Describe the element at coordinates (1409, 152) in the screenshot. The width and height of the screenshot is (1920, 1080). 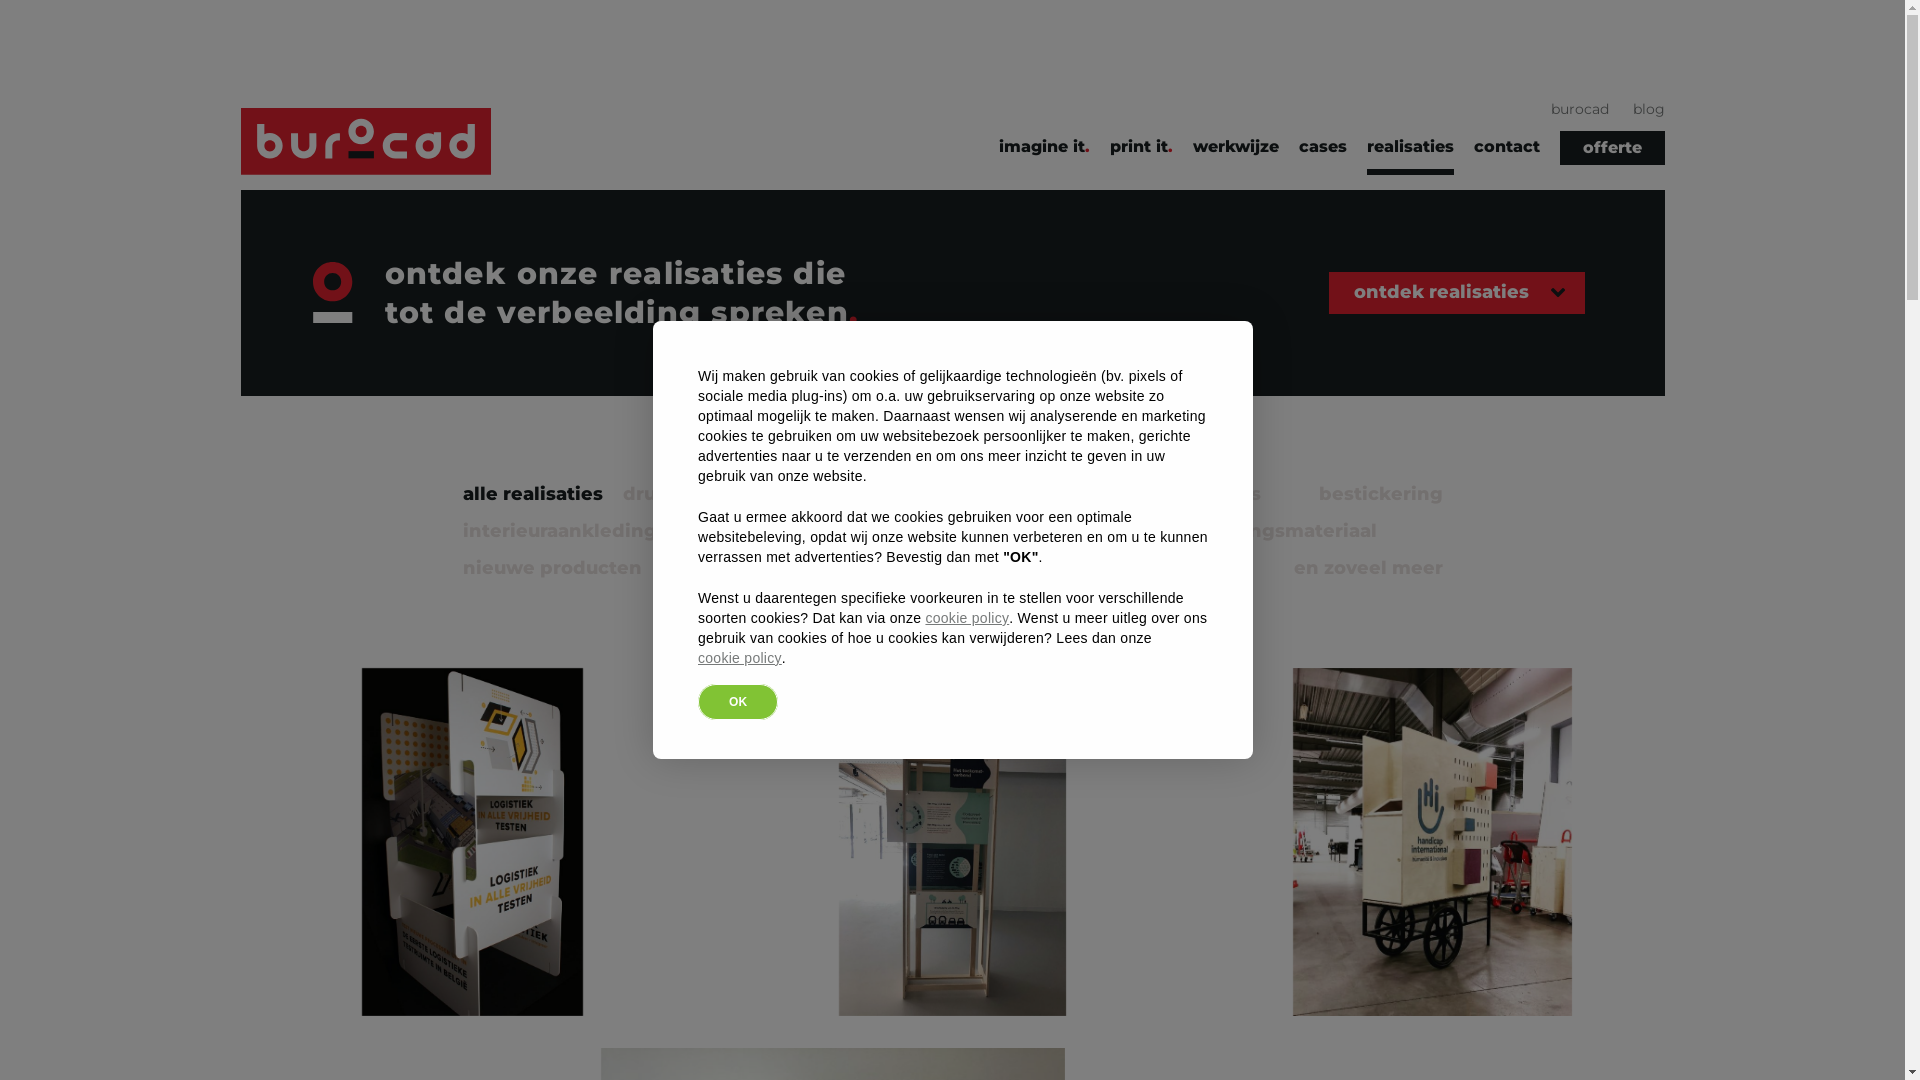
I see `'realisaties'` at that location.